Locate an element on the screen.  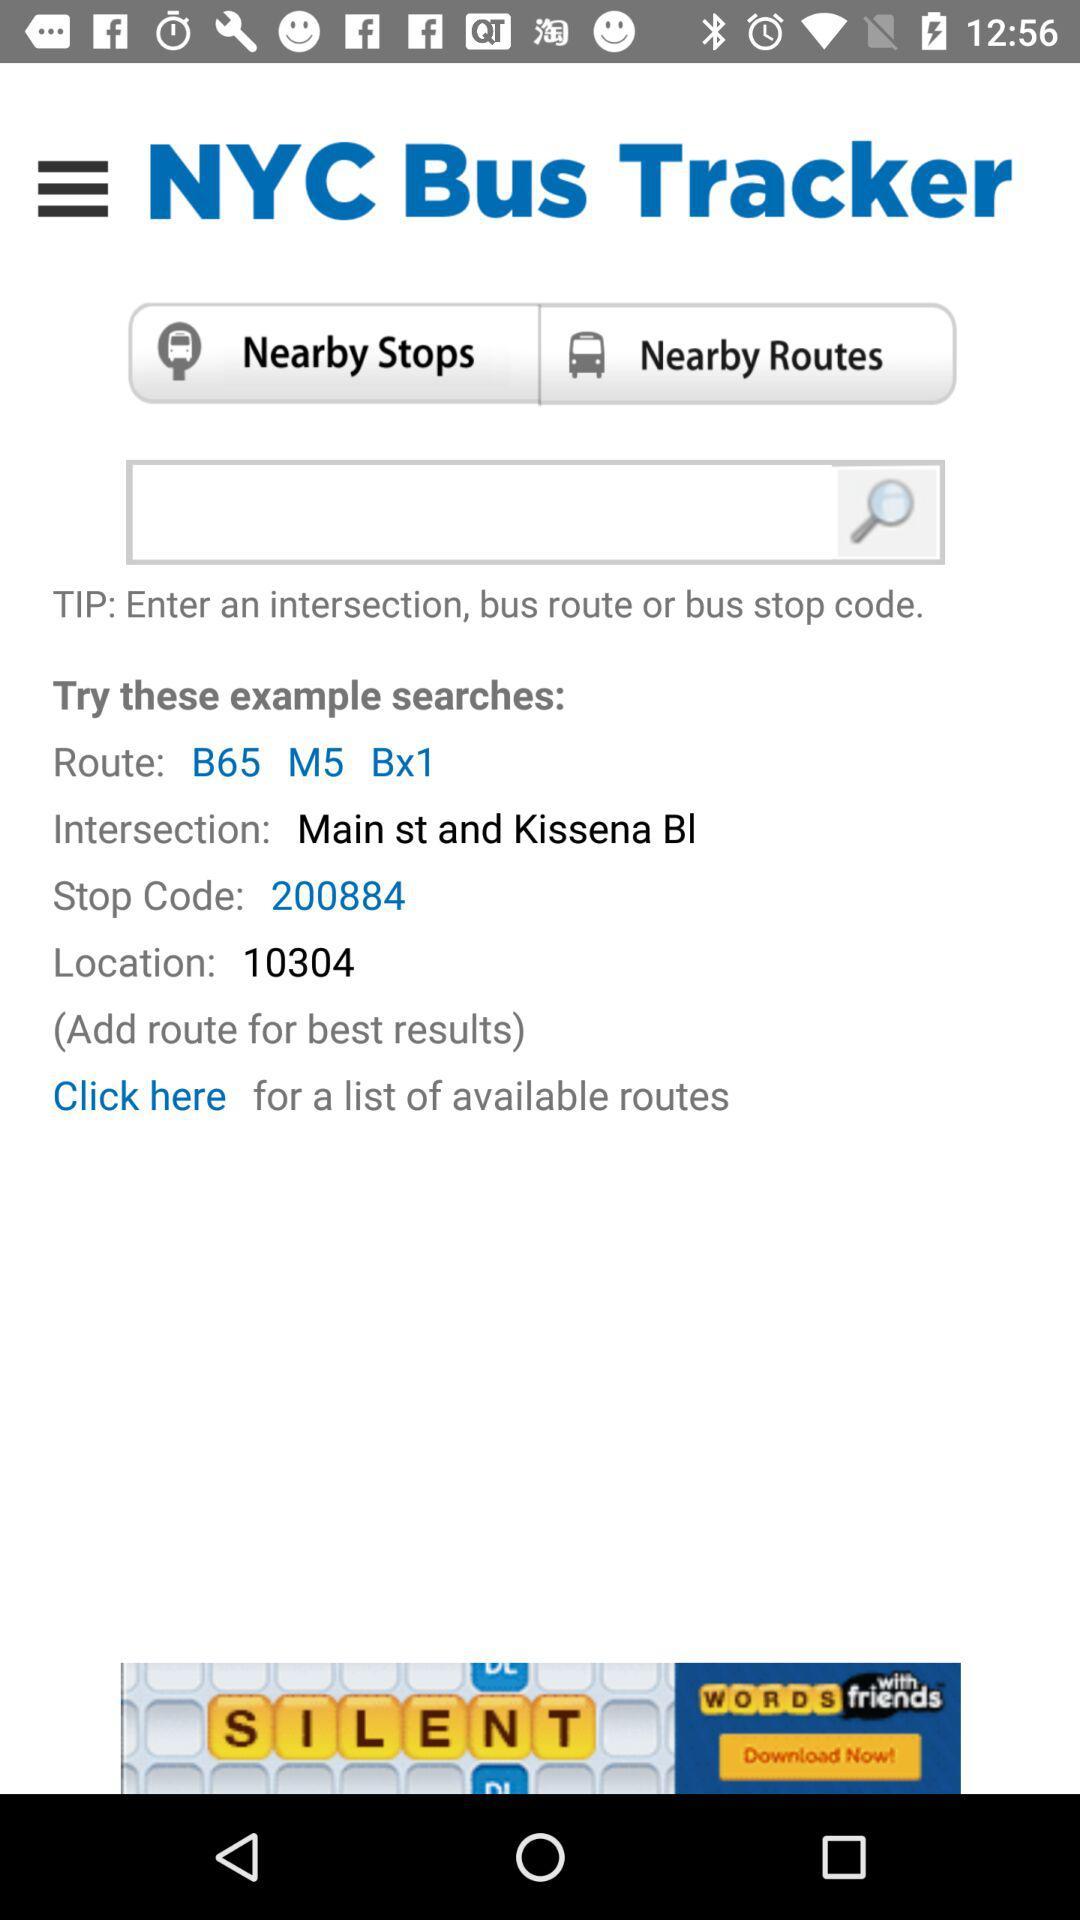
option selection is located at coordinates (324, 353).